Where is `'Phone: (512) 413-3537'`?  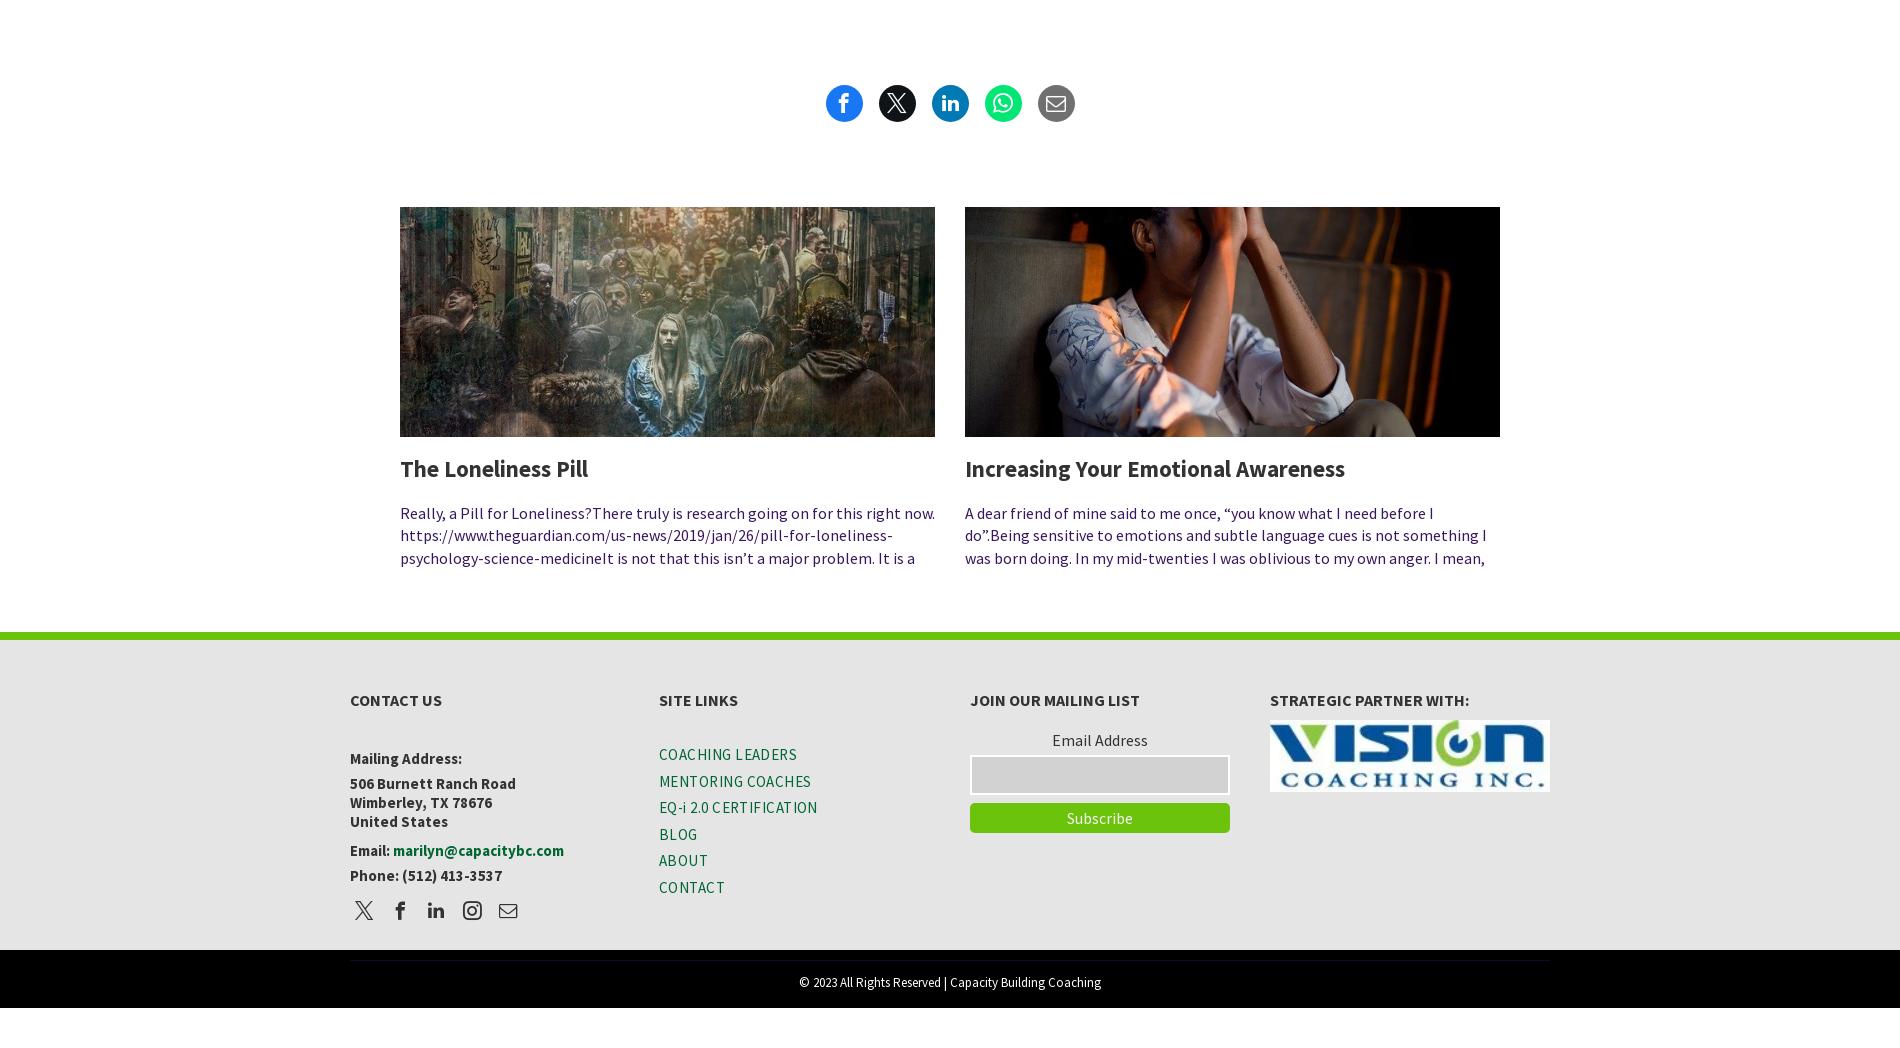 'Phone: (512) 413-3537' is located at coordinates (348, 874).